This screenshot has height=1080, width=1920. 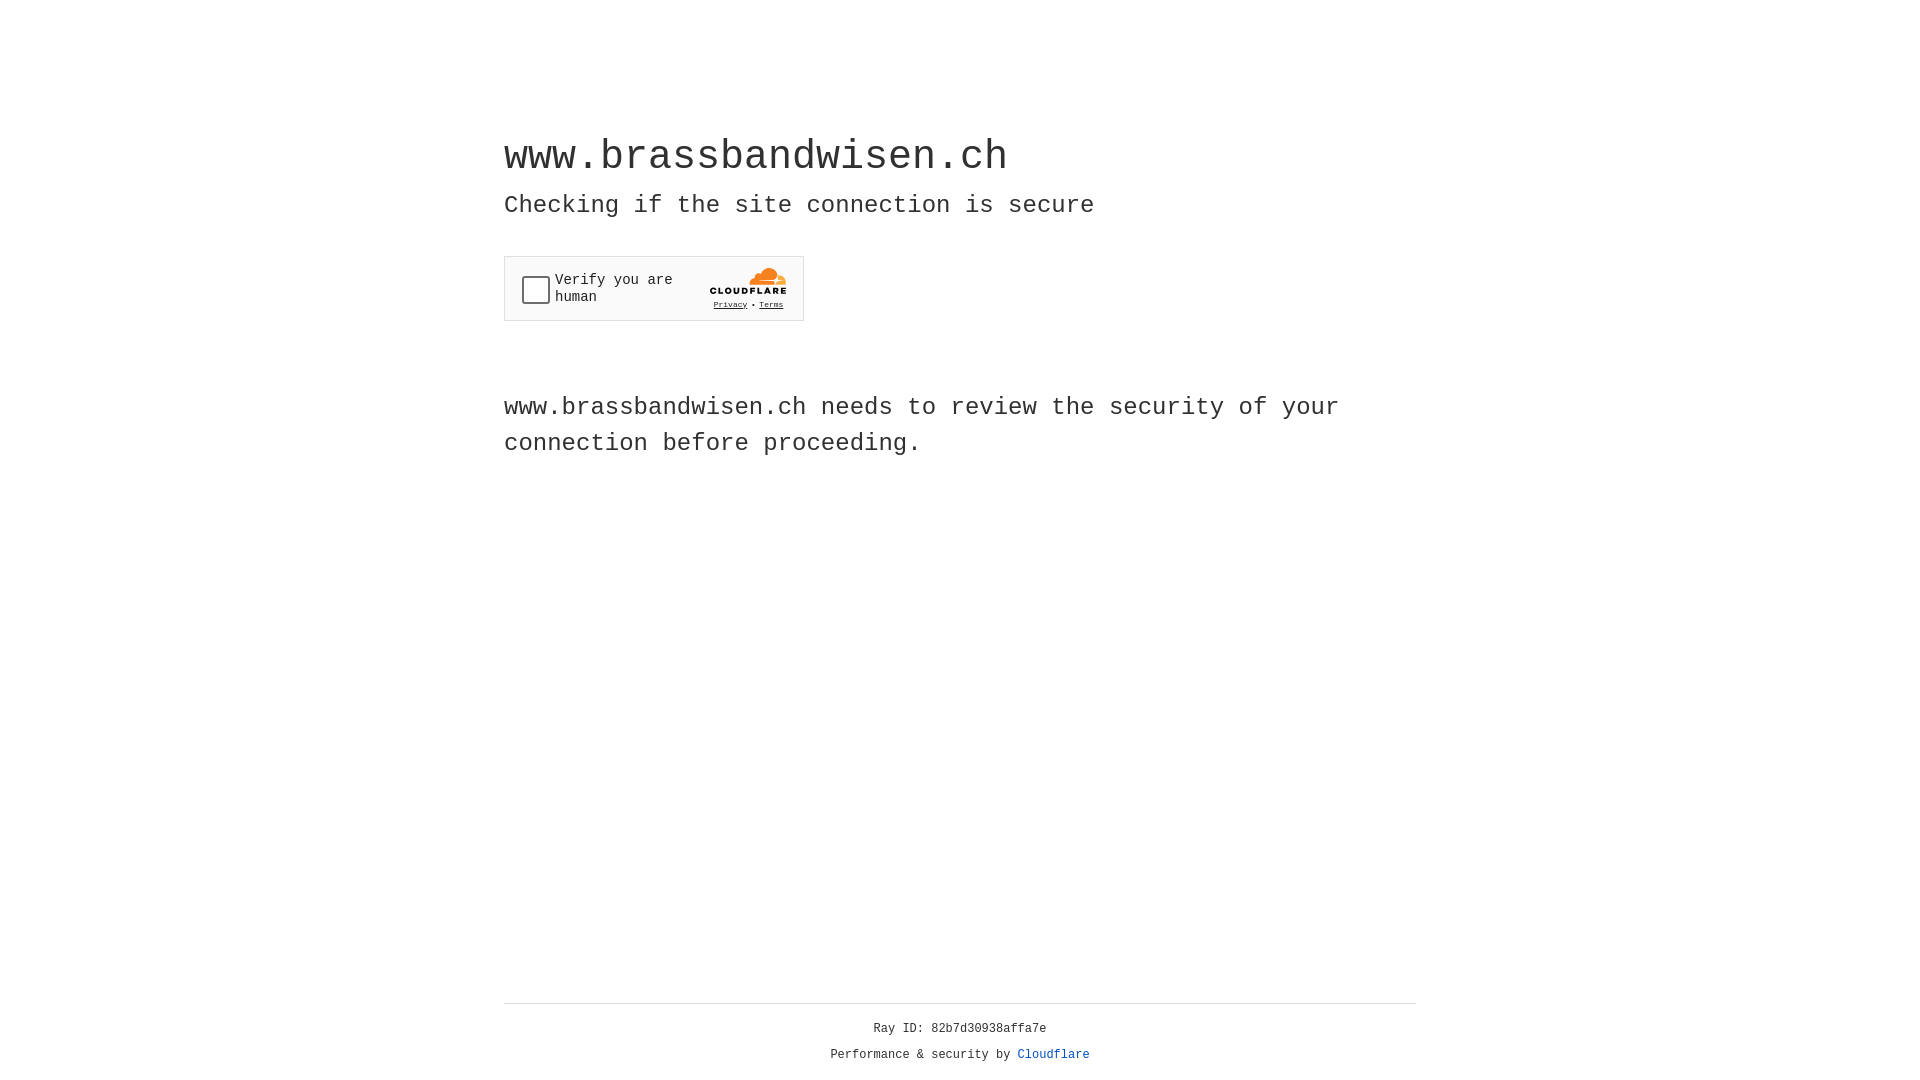 I want to click on 'Cloudflare', so click(x=1053, y=1054).